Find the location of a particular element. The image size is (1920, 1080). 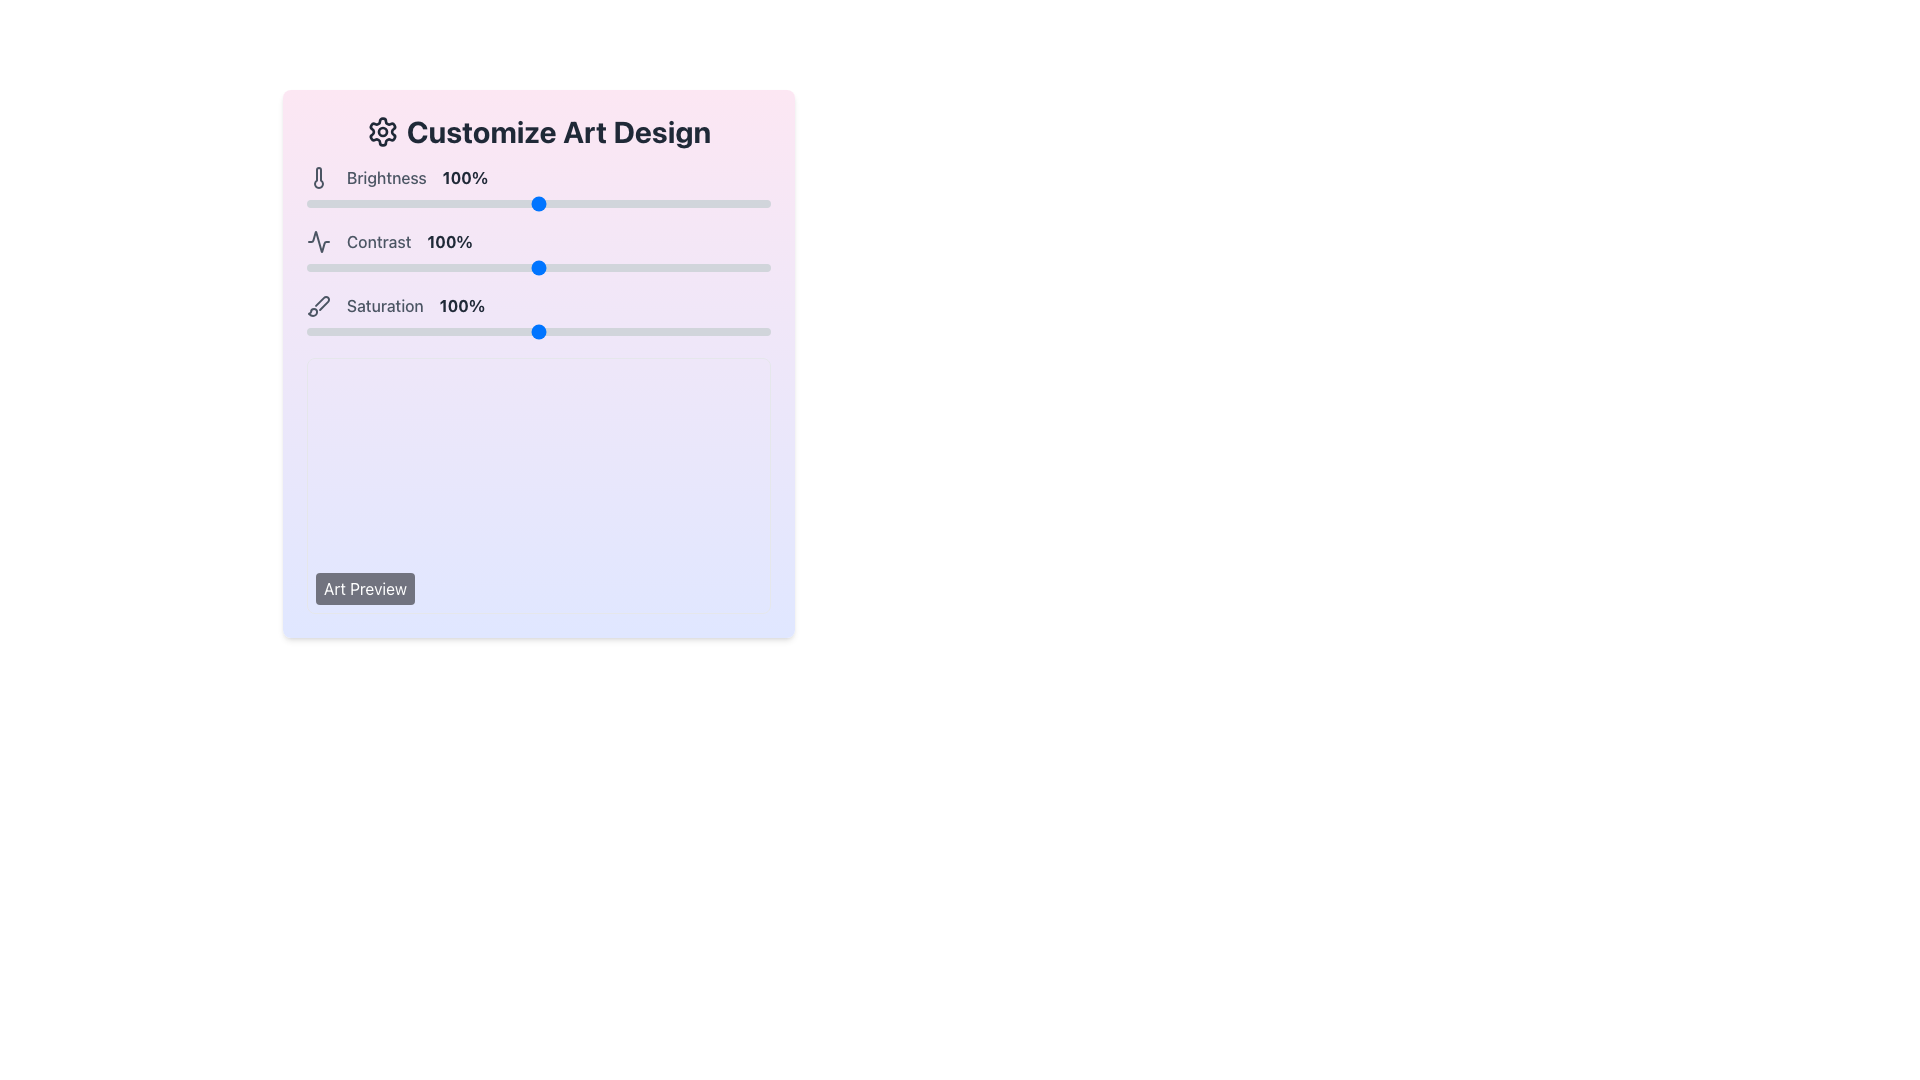

contrast is located at coordinates (506, 266).